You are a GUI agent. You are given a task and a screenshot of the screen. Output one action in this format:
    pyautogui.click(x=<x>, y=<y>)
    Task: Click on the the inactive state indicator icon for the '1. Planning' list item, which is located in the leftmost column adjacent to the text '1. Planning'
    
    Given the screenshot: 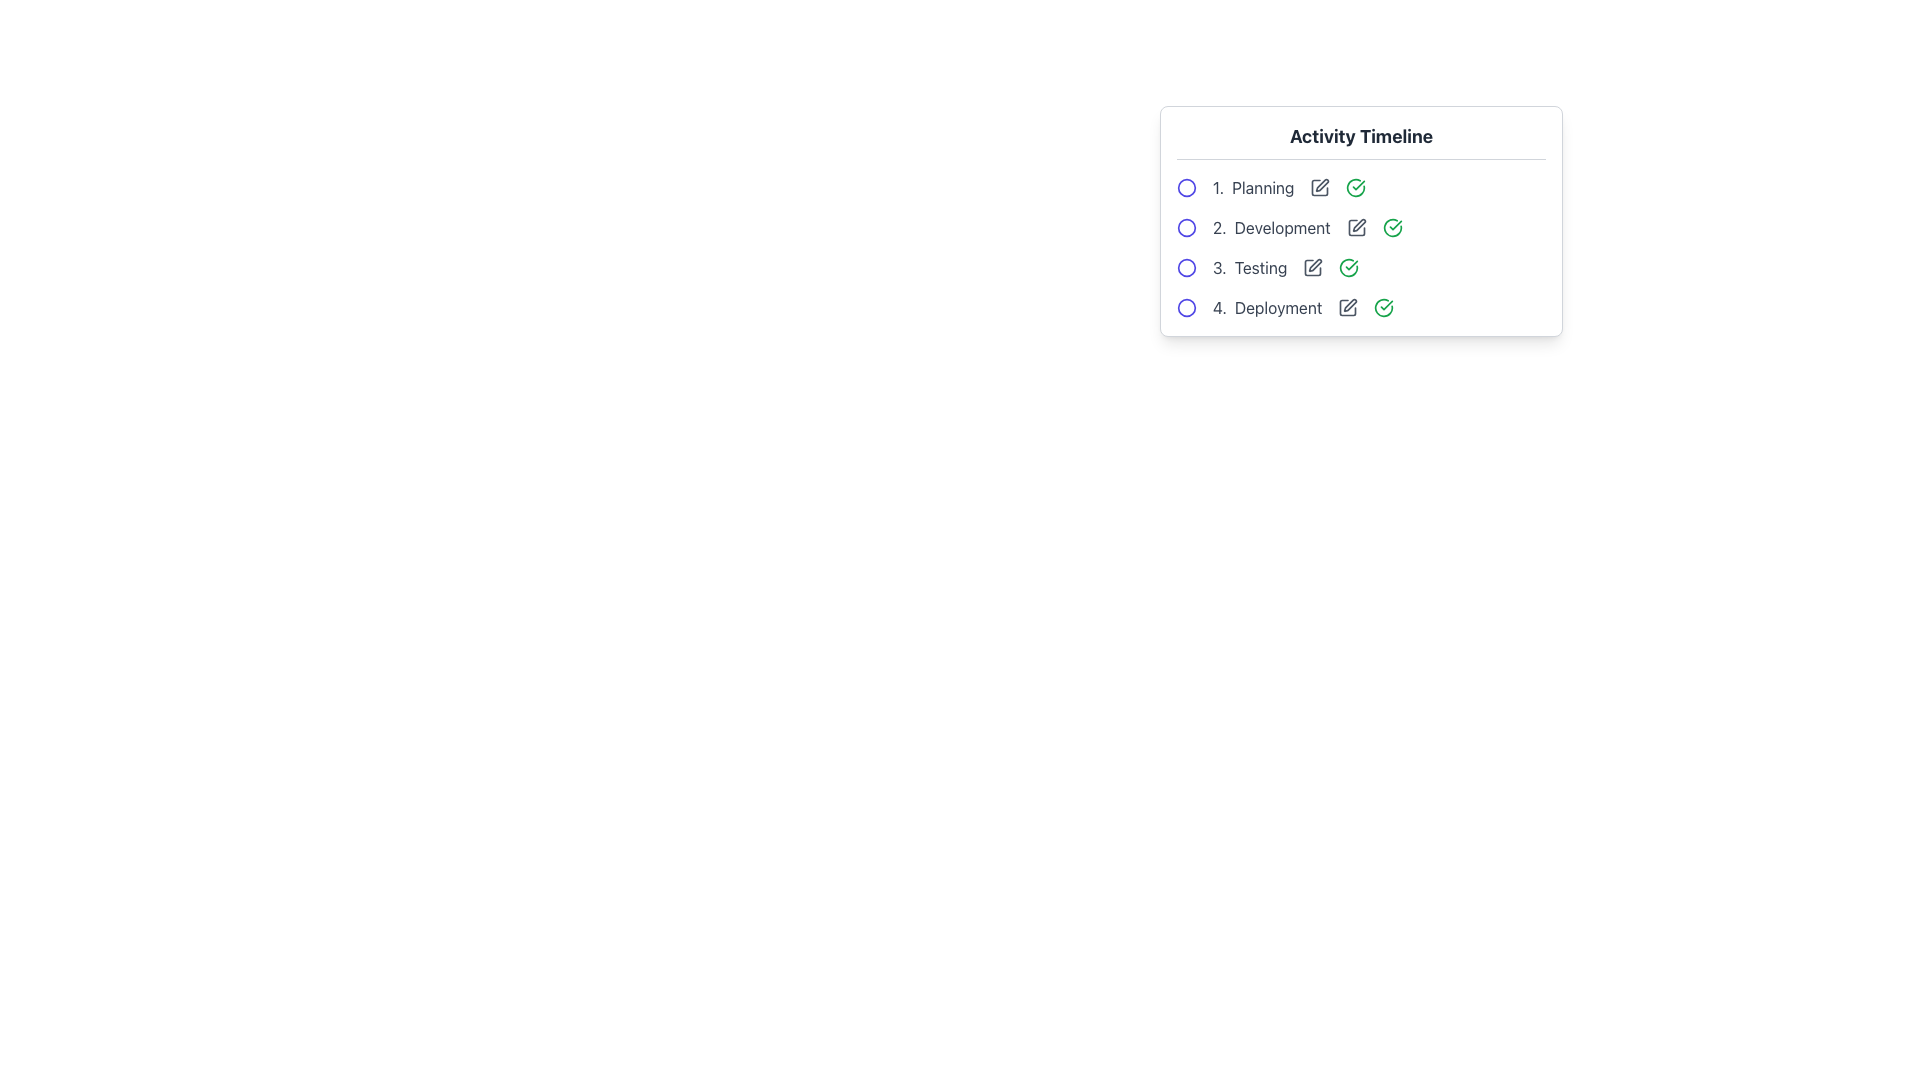 What is the action you would take?
    pyautogui.click(x=1186, y=188)
    